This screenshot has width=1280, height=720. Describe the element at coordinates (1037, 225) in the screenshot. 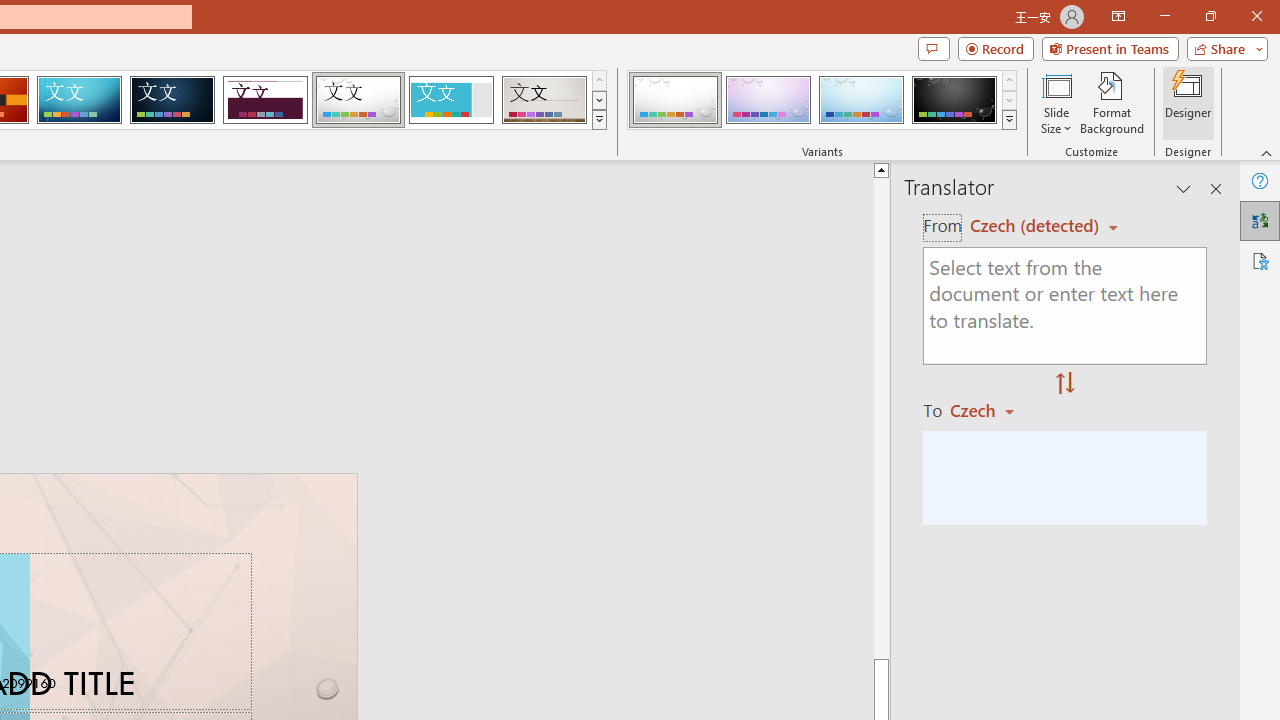

I see `'Czech (detected)'` at that location.